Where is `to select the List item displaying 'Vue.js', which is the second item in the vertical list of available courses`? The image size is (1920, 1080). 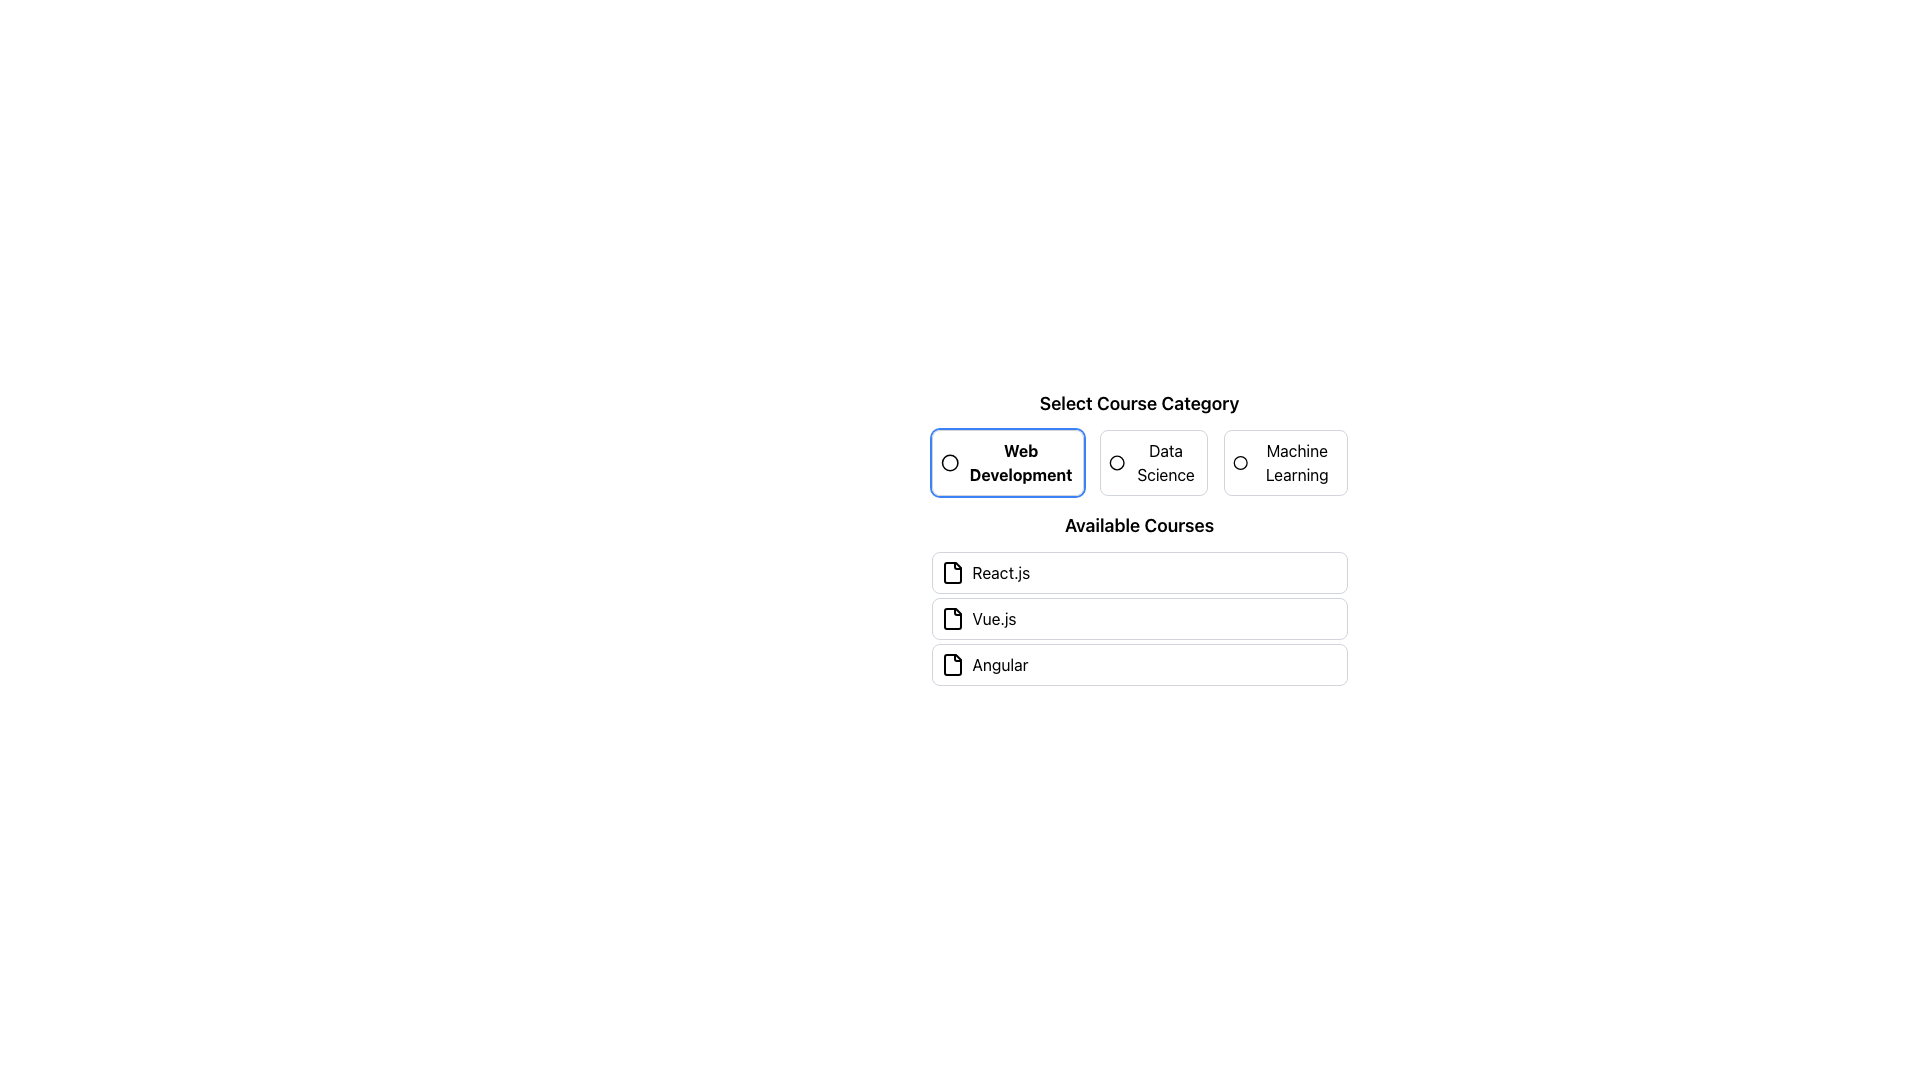 to select the List item displaying 'Vue.js', which is the second item in the vertical list of available courses is located at coordinates (1139, 617).